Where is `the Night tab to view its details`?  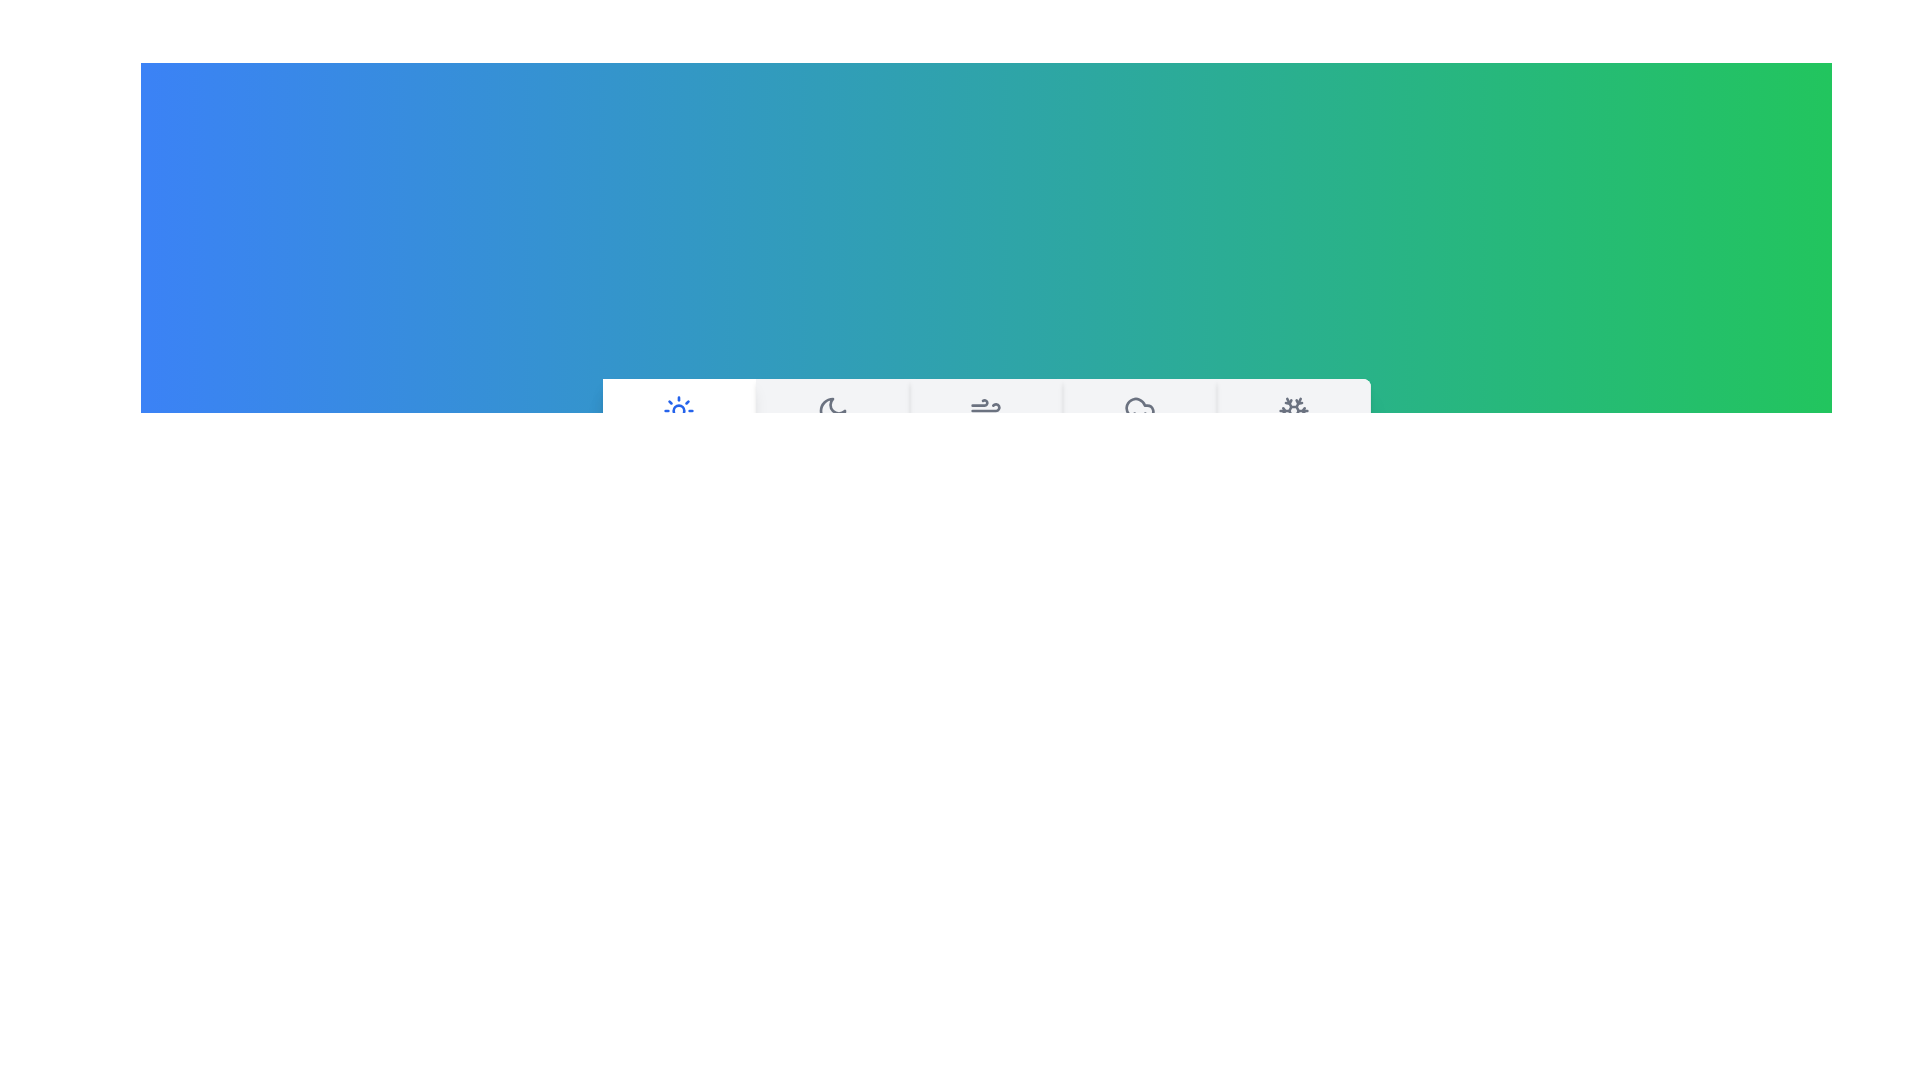 the Night tab to view its details is located at coordinates (831, 430).